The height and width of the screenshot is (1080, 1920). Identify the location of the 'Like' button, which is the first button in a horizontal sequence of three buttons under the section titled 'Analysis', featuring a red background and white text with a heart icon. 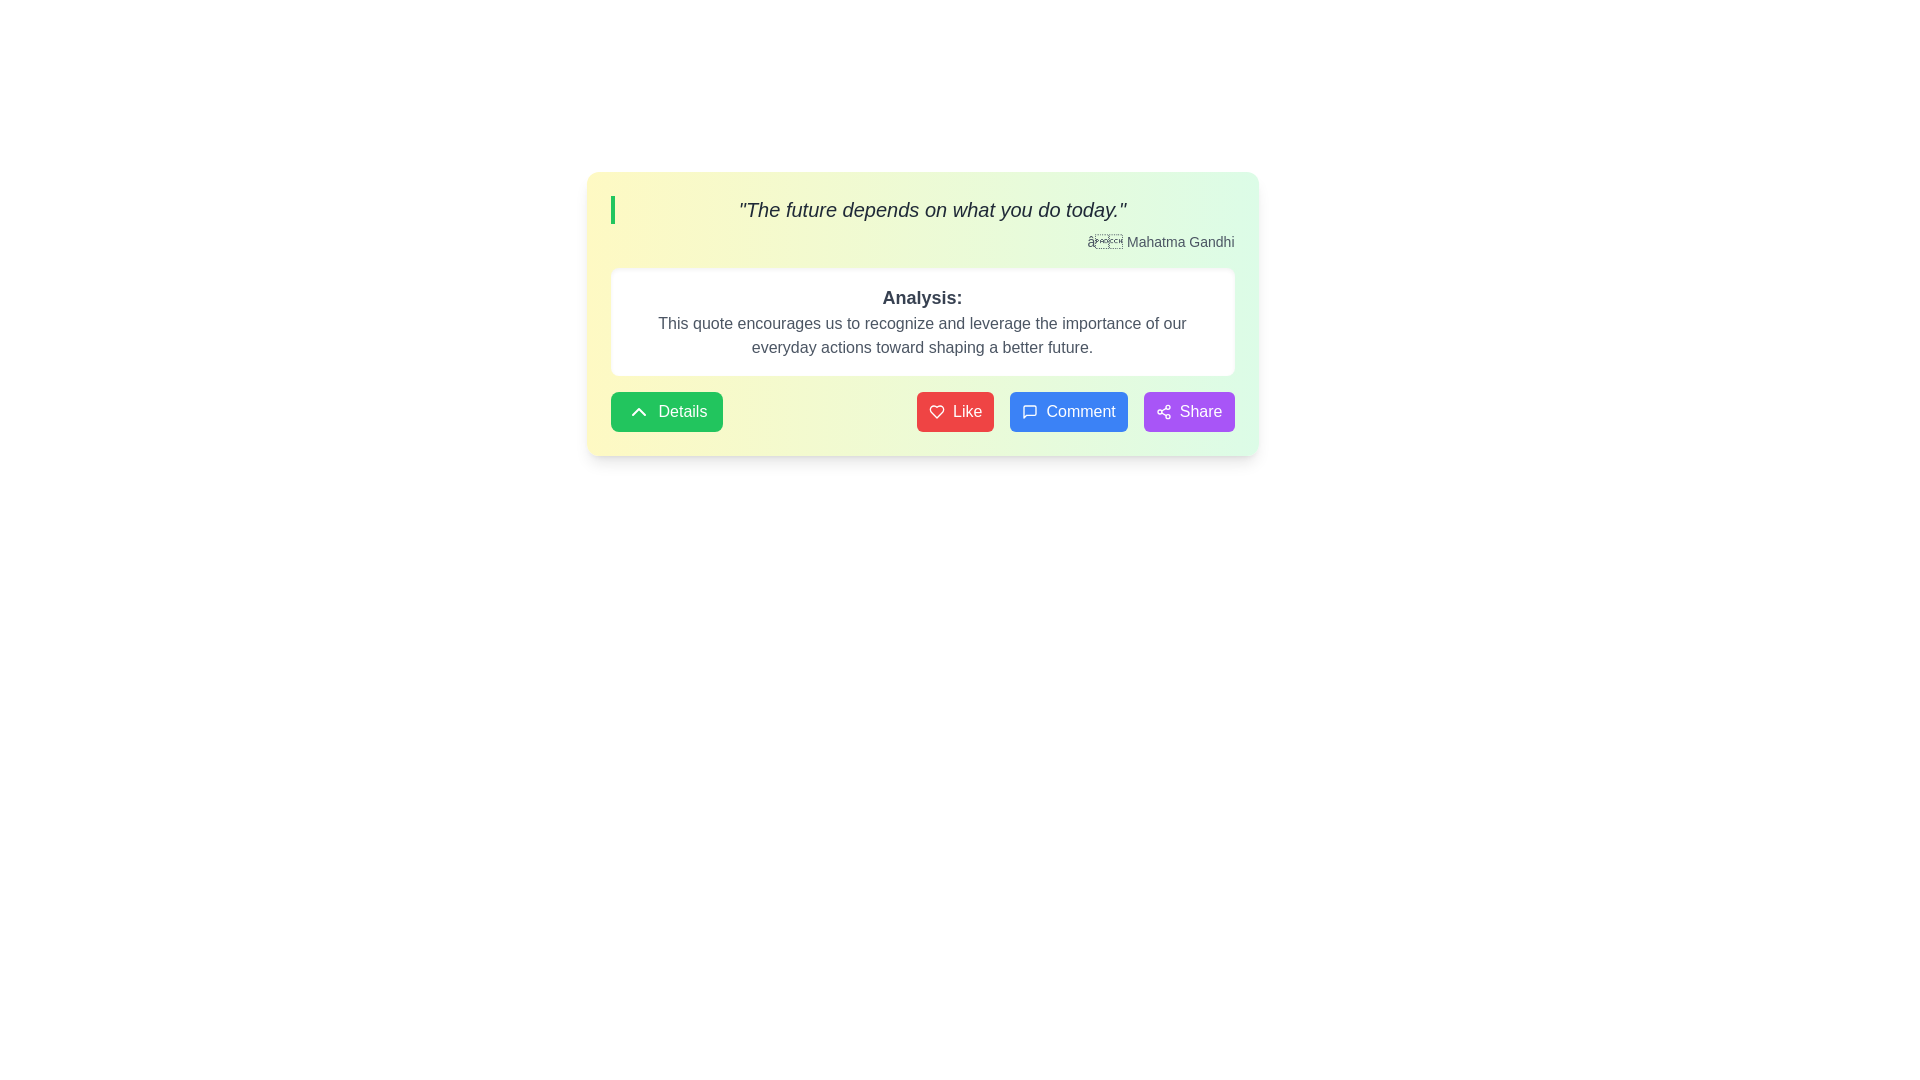
(954, 411).